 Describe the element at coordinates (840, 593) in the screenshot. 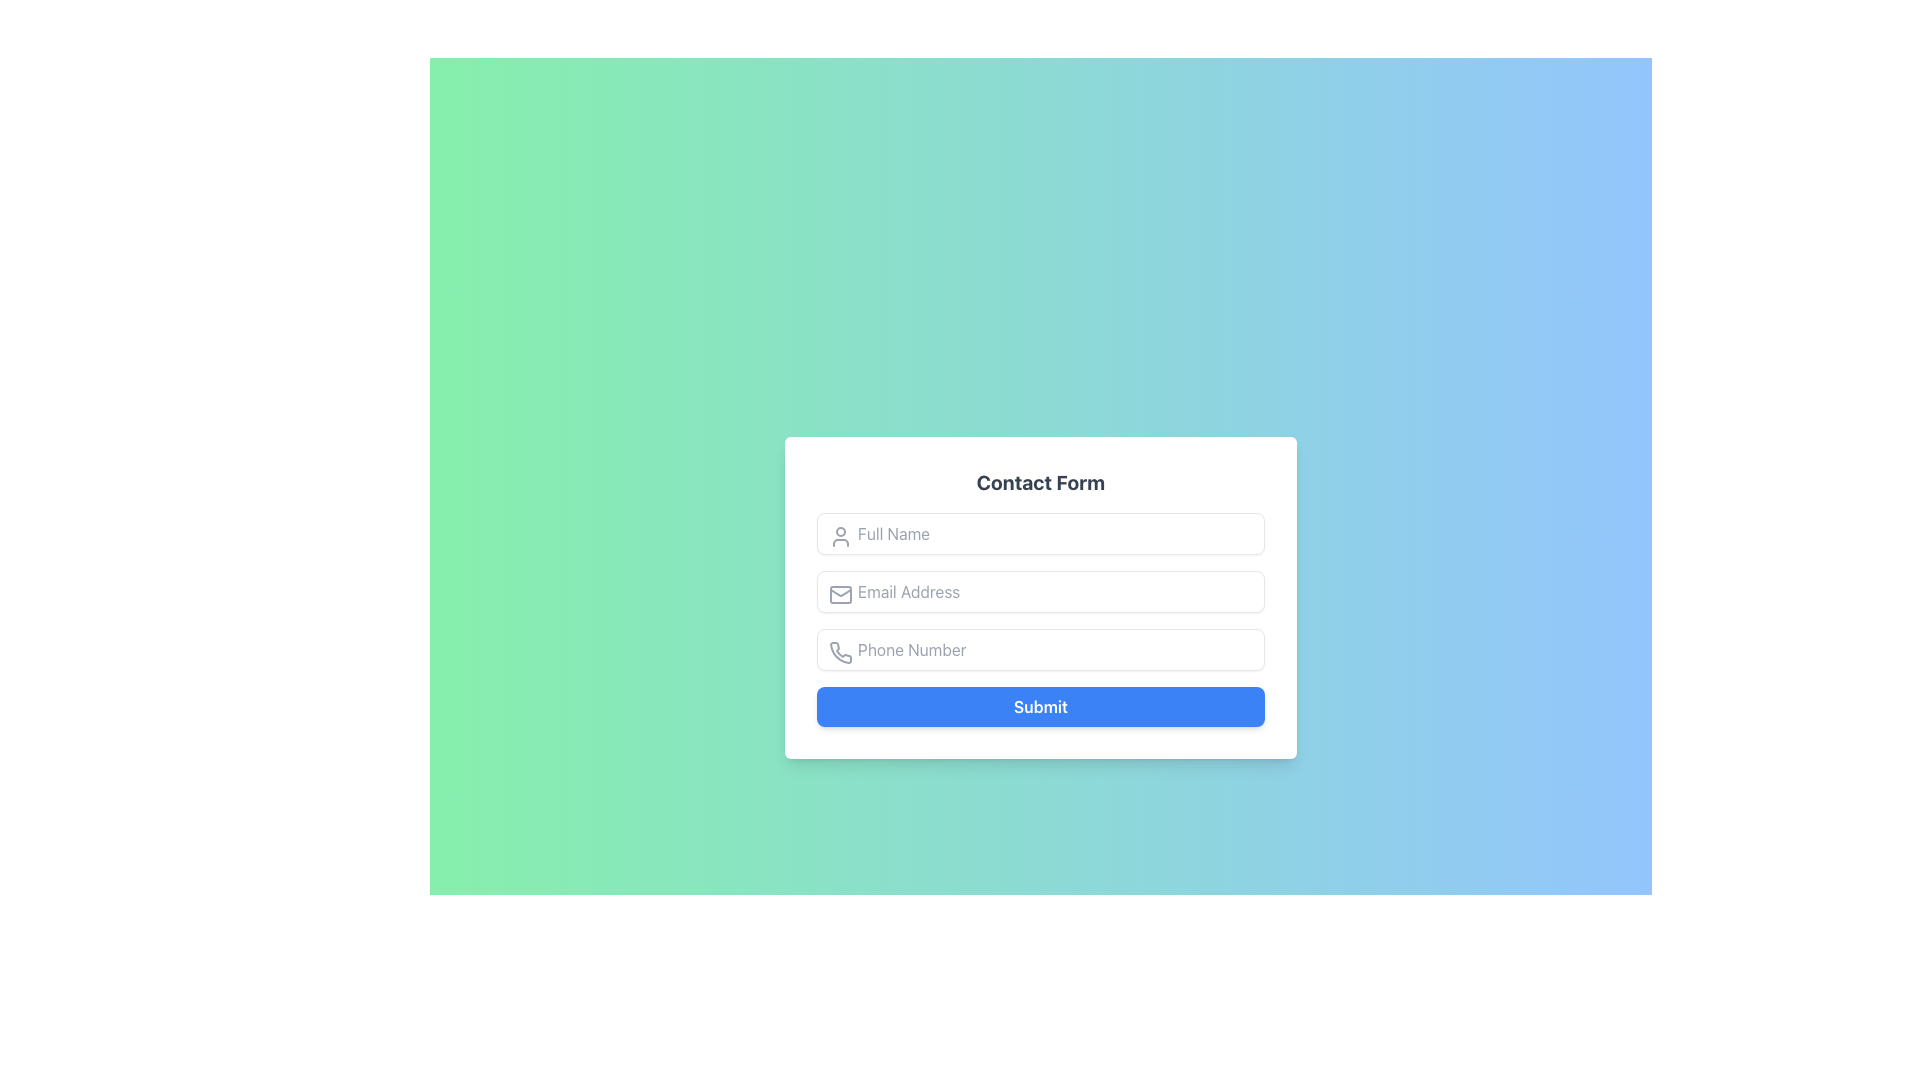

I see `the mail icon, which is a stylized envelope located at the left inner margin of the email input field` at that location.